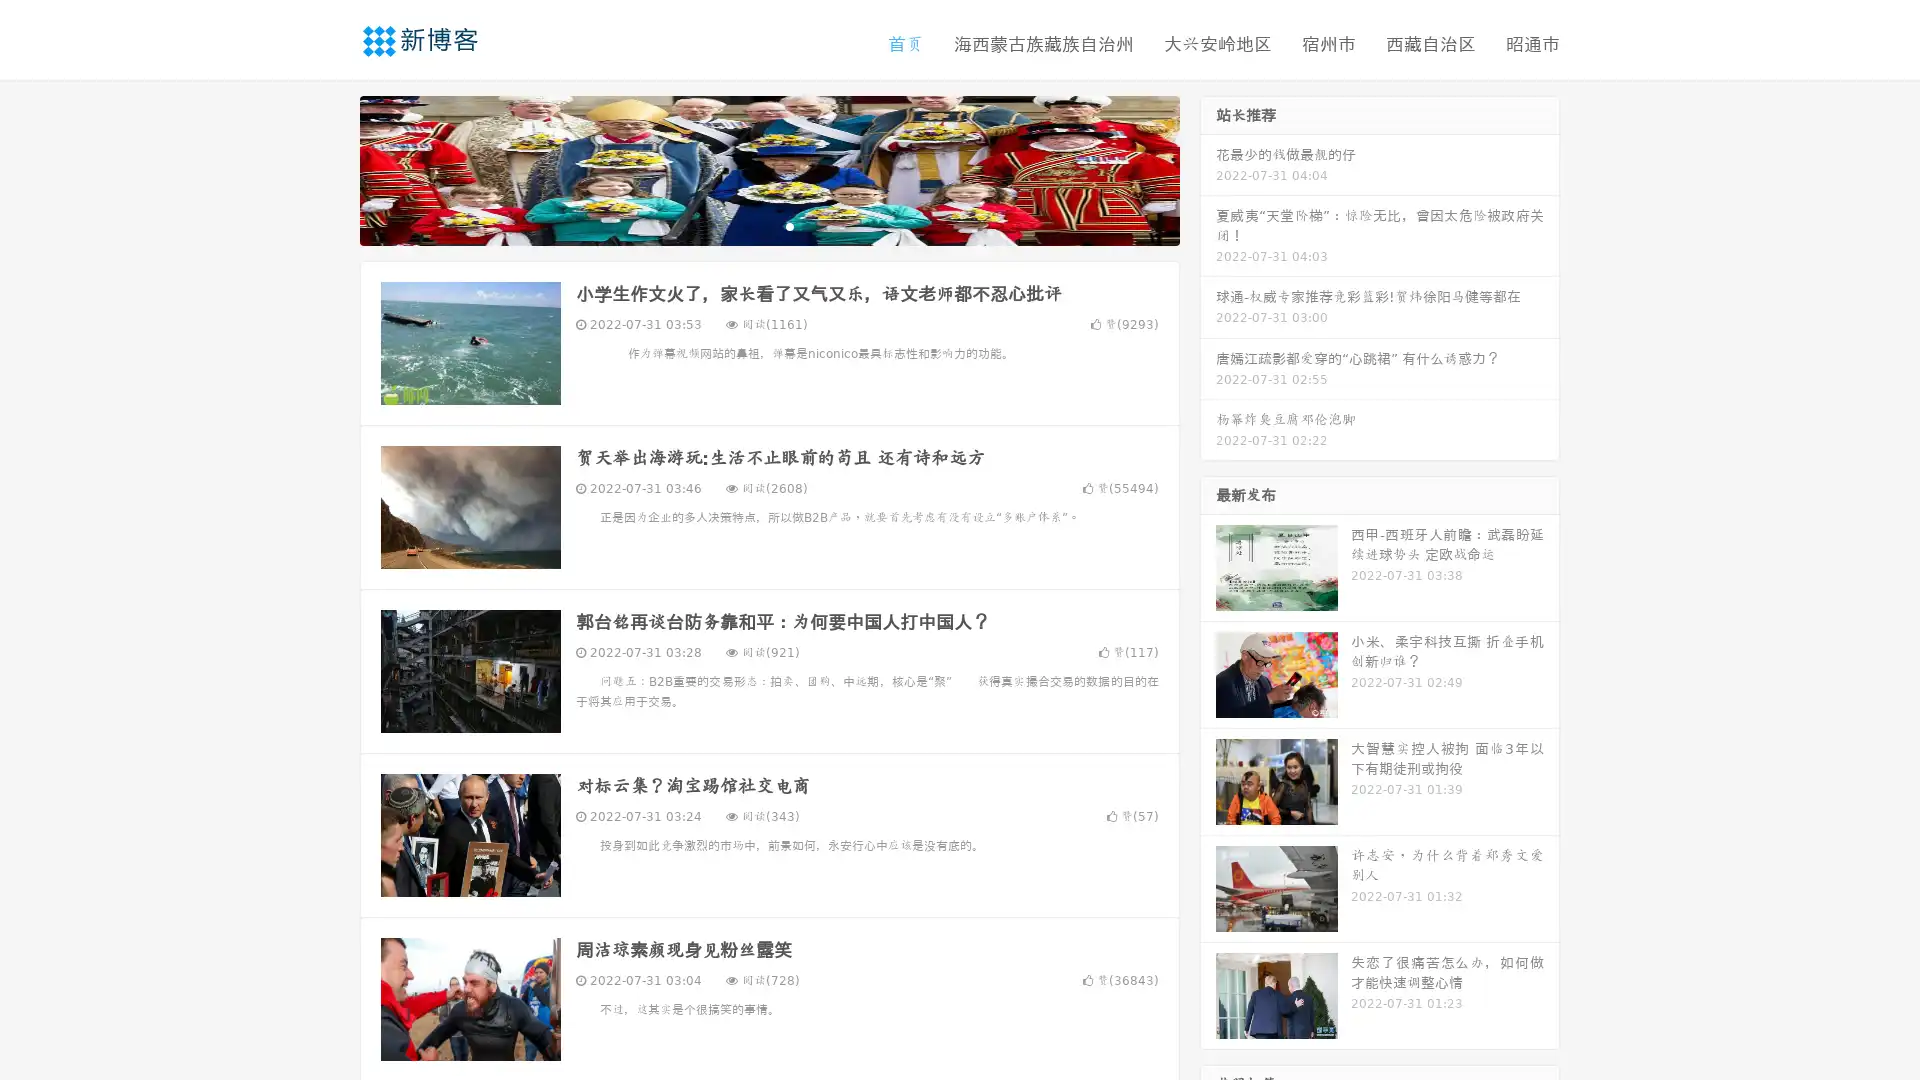  What do you see at coordinates (1208, 168) in the screenshot?
I see `Next slide` at bounding box center [1208, 168].